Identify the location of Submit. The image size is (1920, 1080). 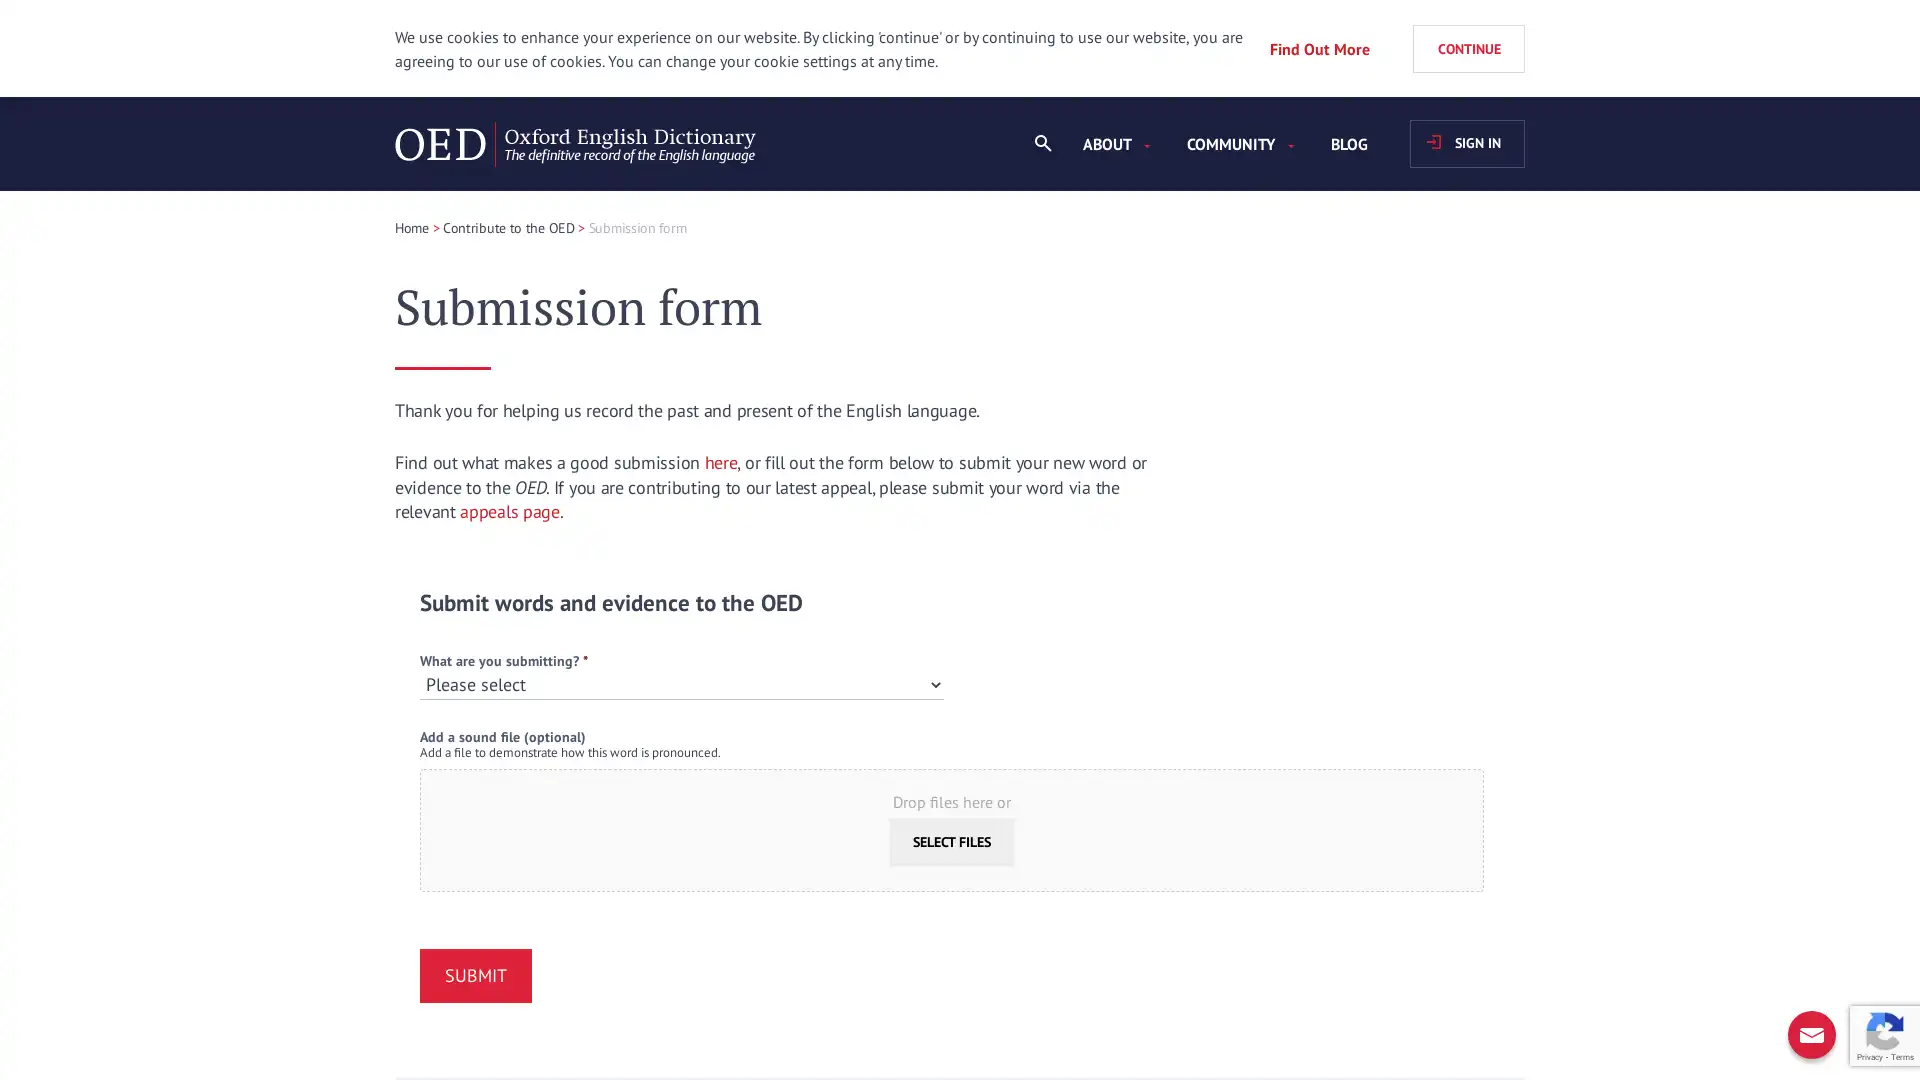
(474, 974).